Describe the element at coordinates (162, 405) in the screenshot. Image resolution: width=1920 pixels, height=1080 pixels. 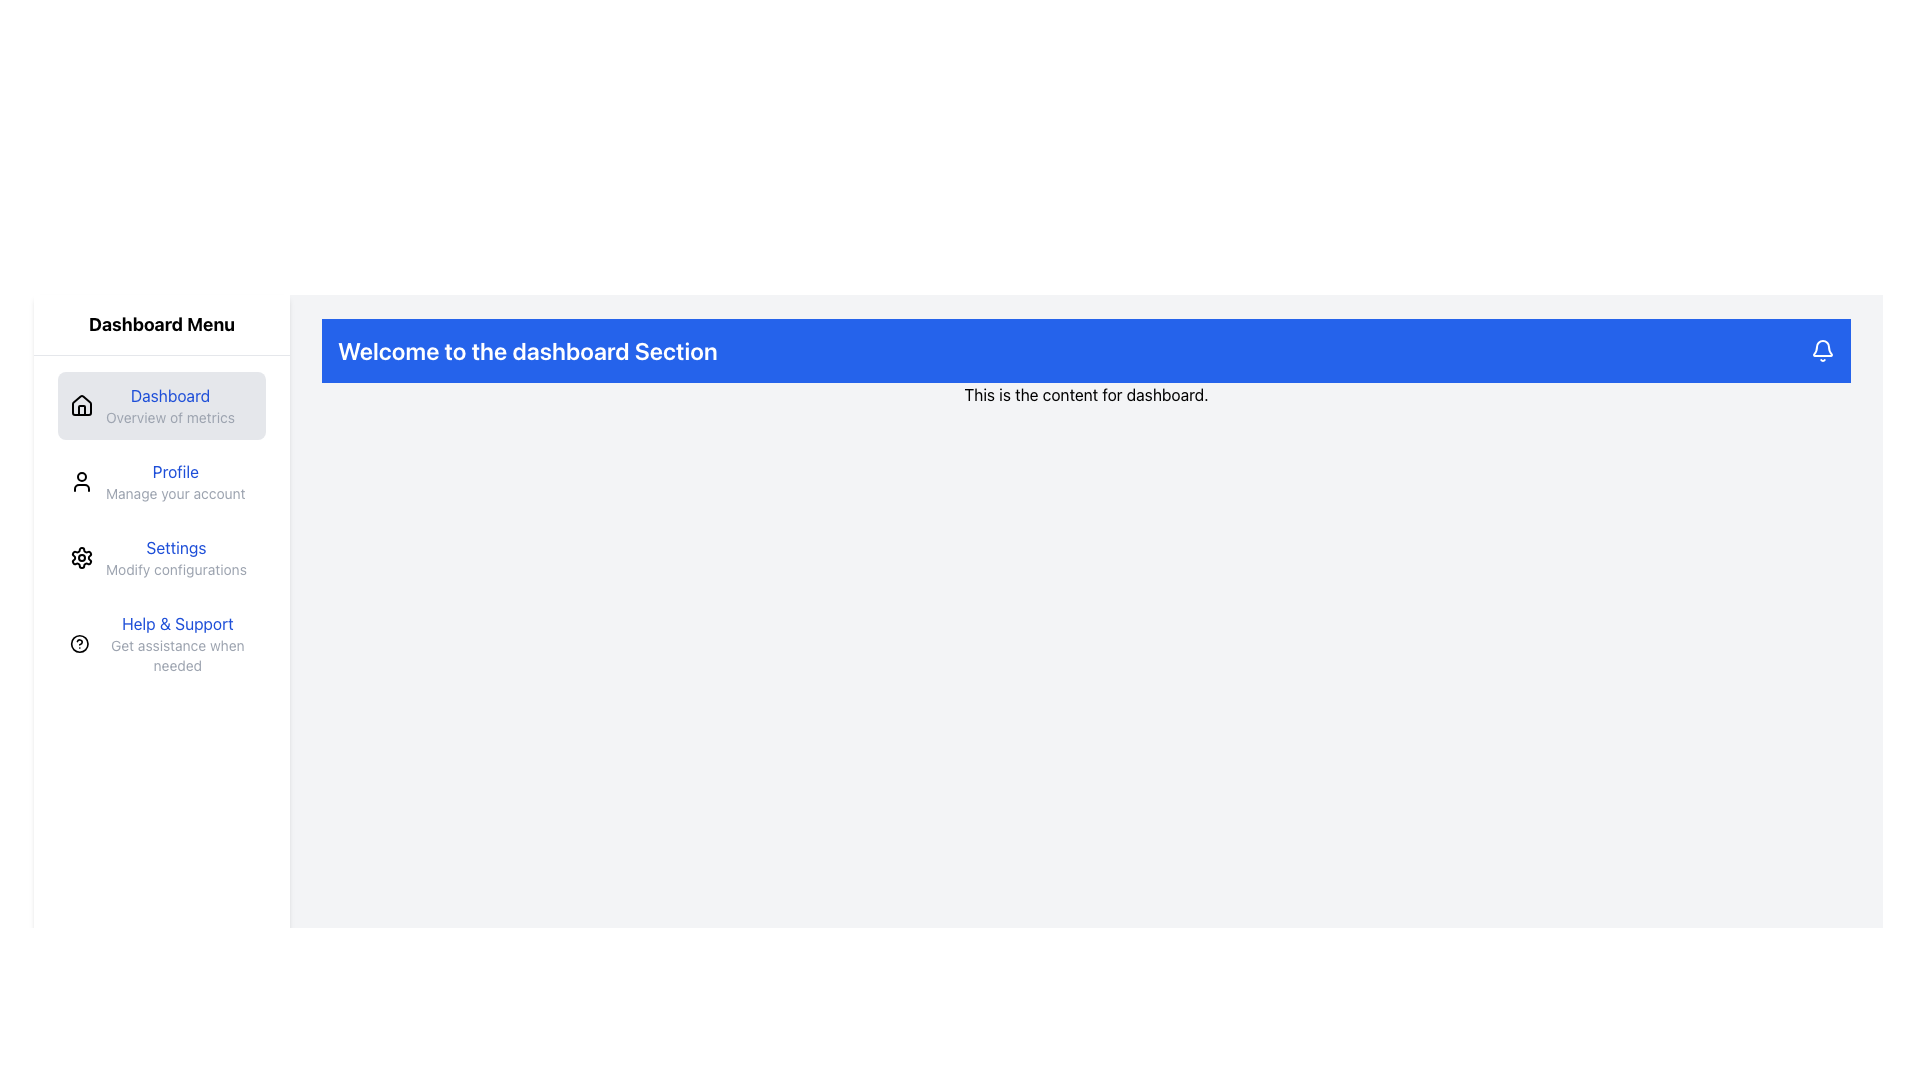
I see `the first navigation menu item that directs to the dashboard section of the application` at that location.